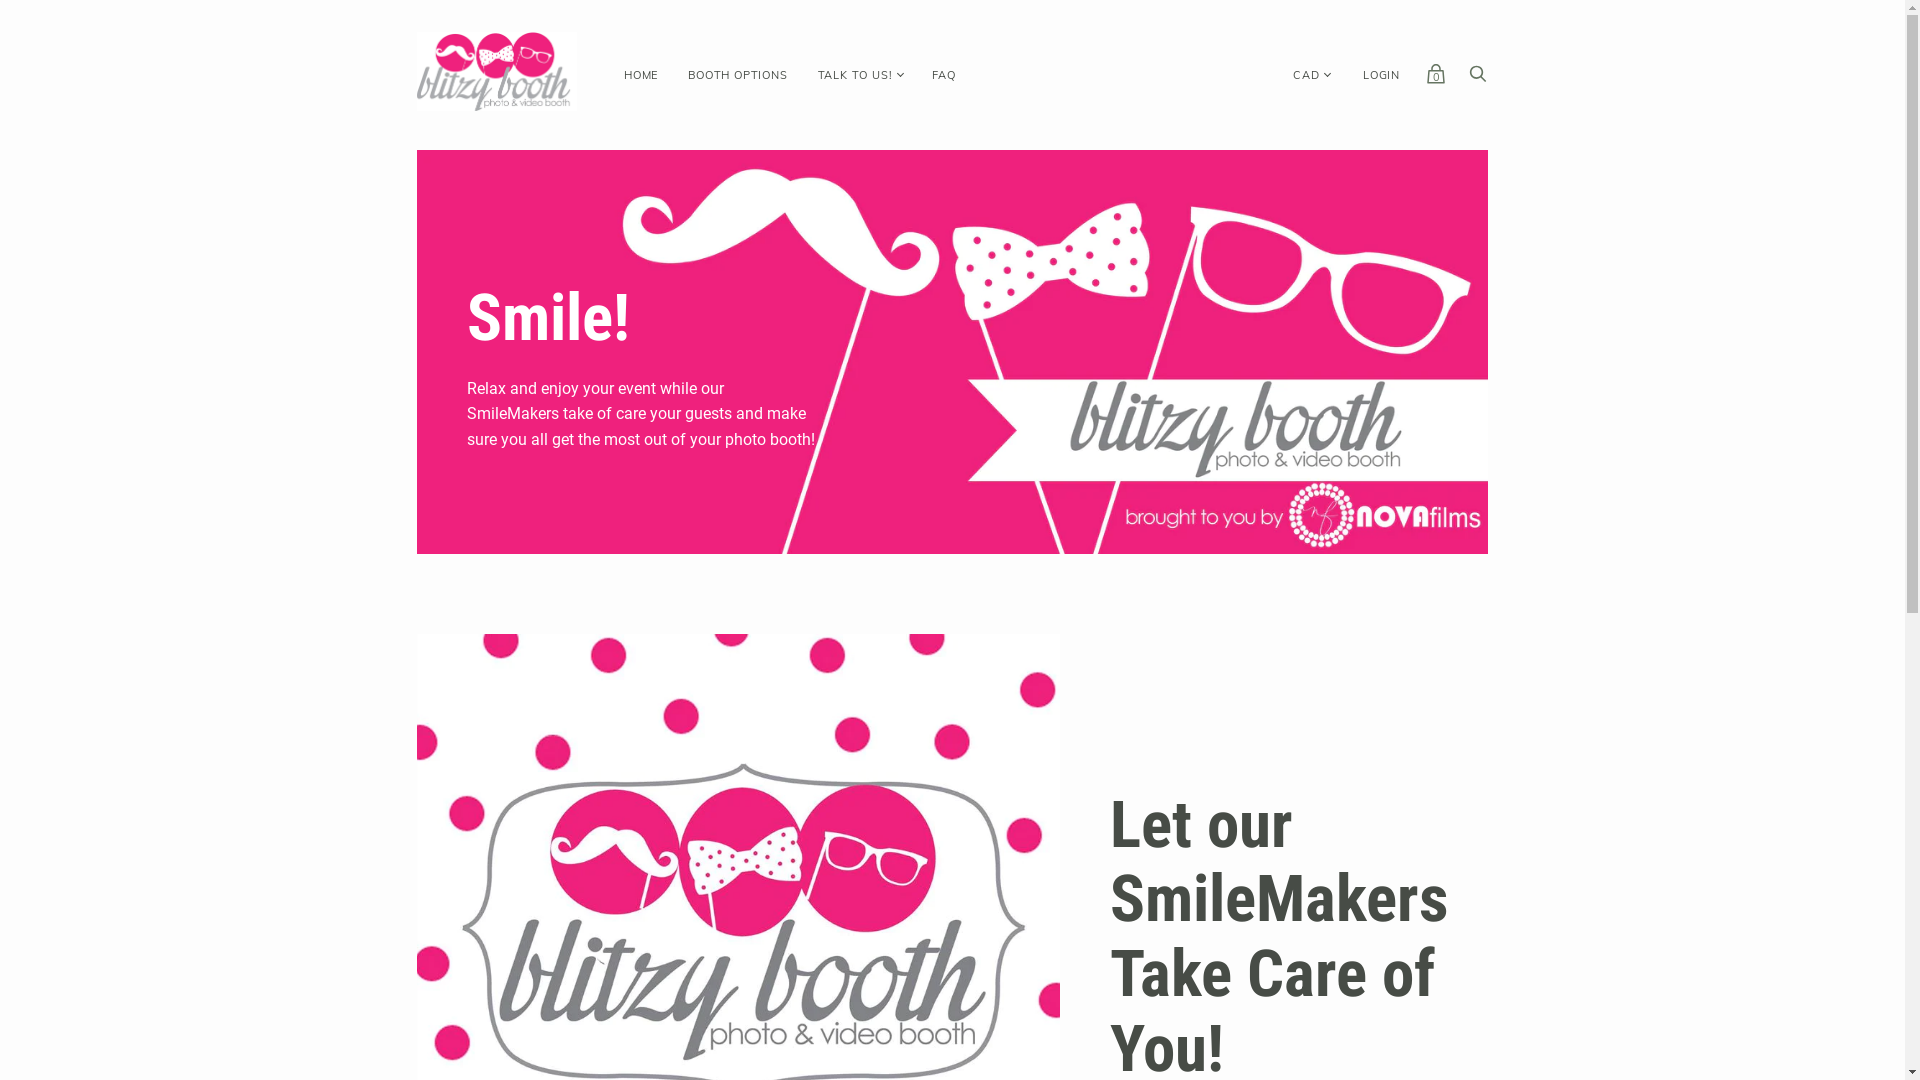 This screenshot has width=1920, height=1080. I want to click on 'TALK TO US!', so click(855, 74).